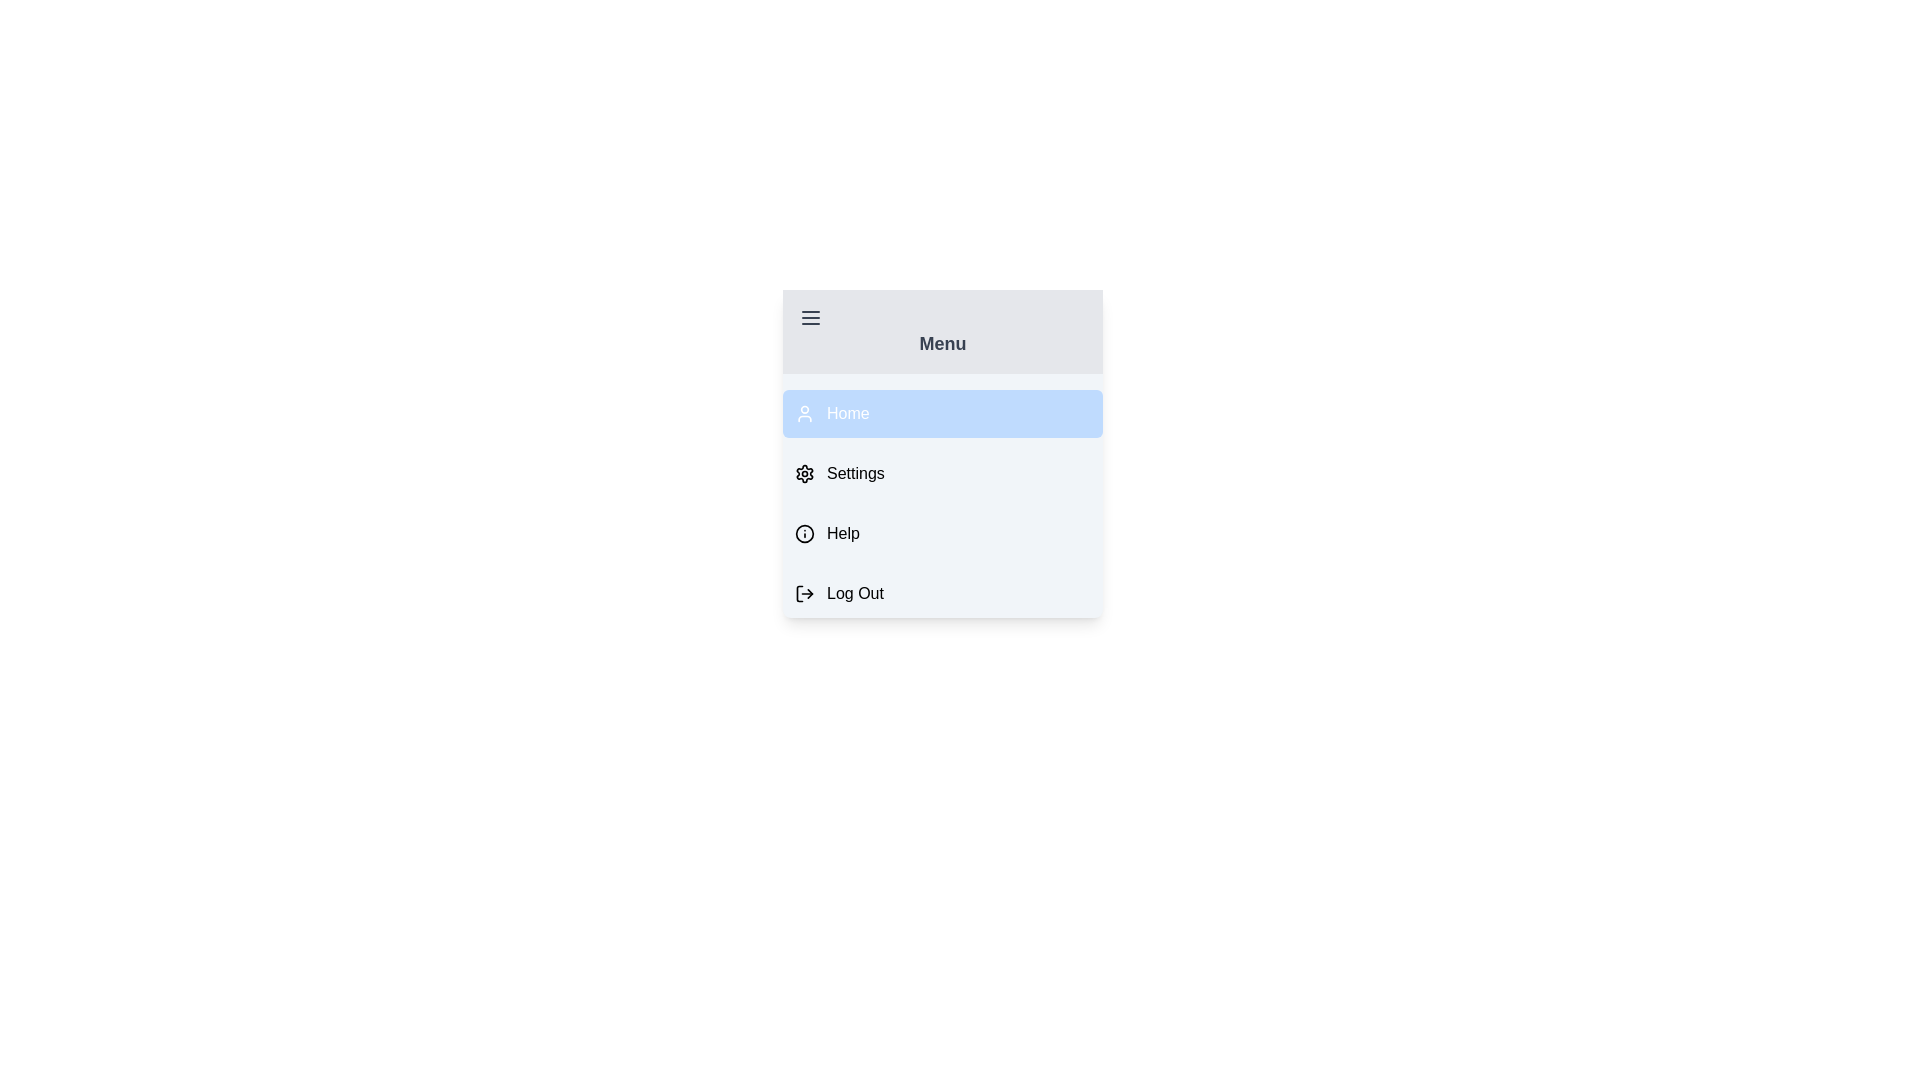 The width and height of the screenshot is (1920, 1080). Describe the element at coordinates (941, 412) in the screenshot. I see `the menu item labeled Home to observe style changes` at that location.